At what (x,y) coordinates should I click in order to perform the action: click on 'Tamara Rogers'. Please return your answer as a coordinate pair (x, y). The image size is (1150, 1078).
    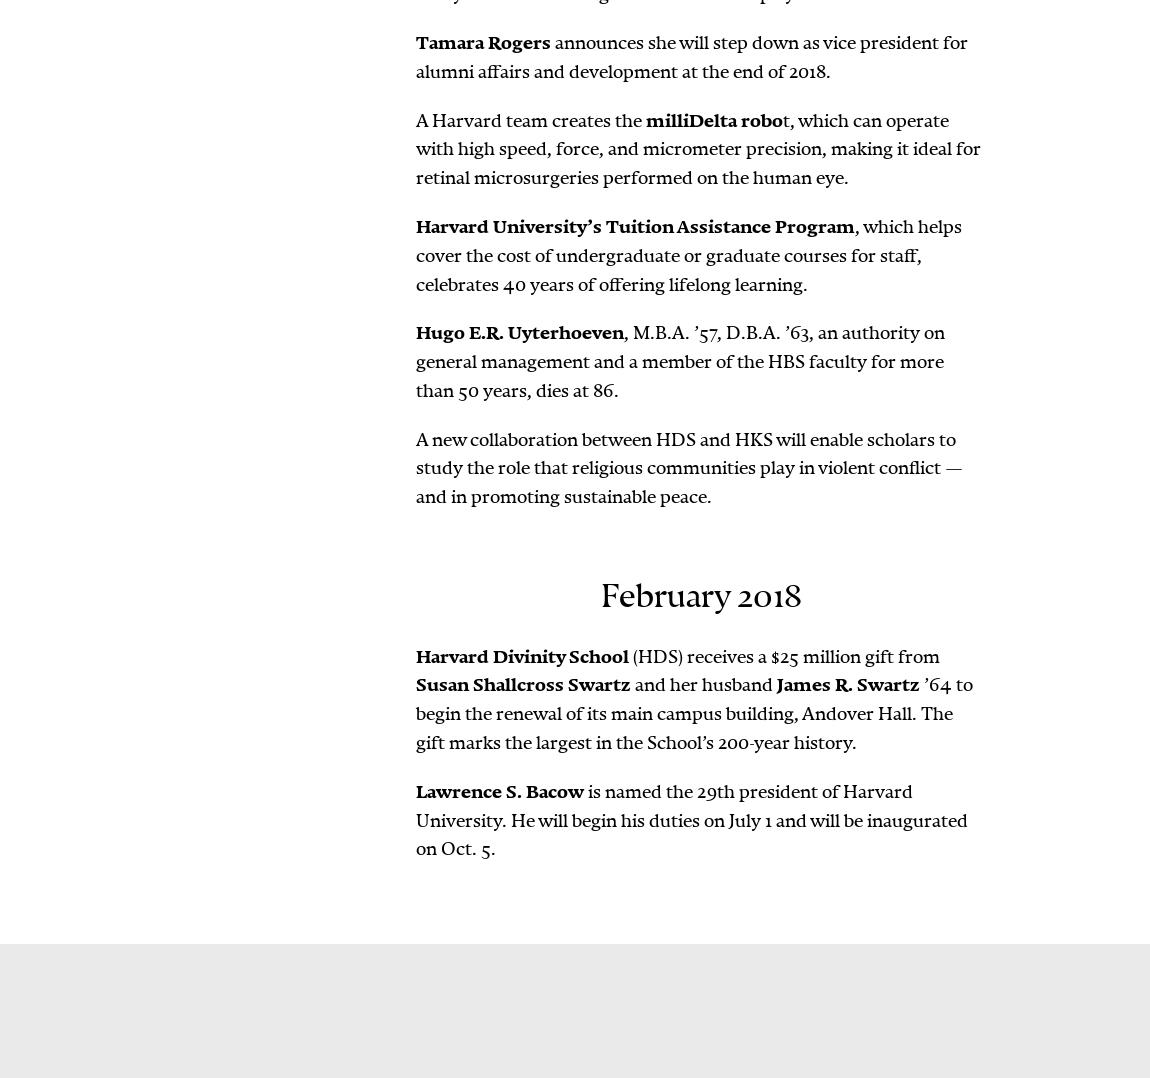
    Looking at the image, I should click on (483, 42).